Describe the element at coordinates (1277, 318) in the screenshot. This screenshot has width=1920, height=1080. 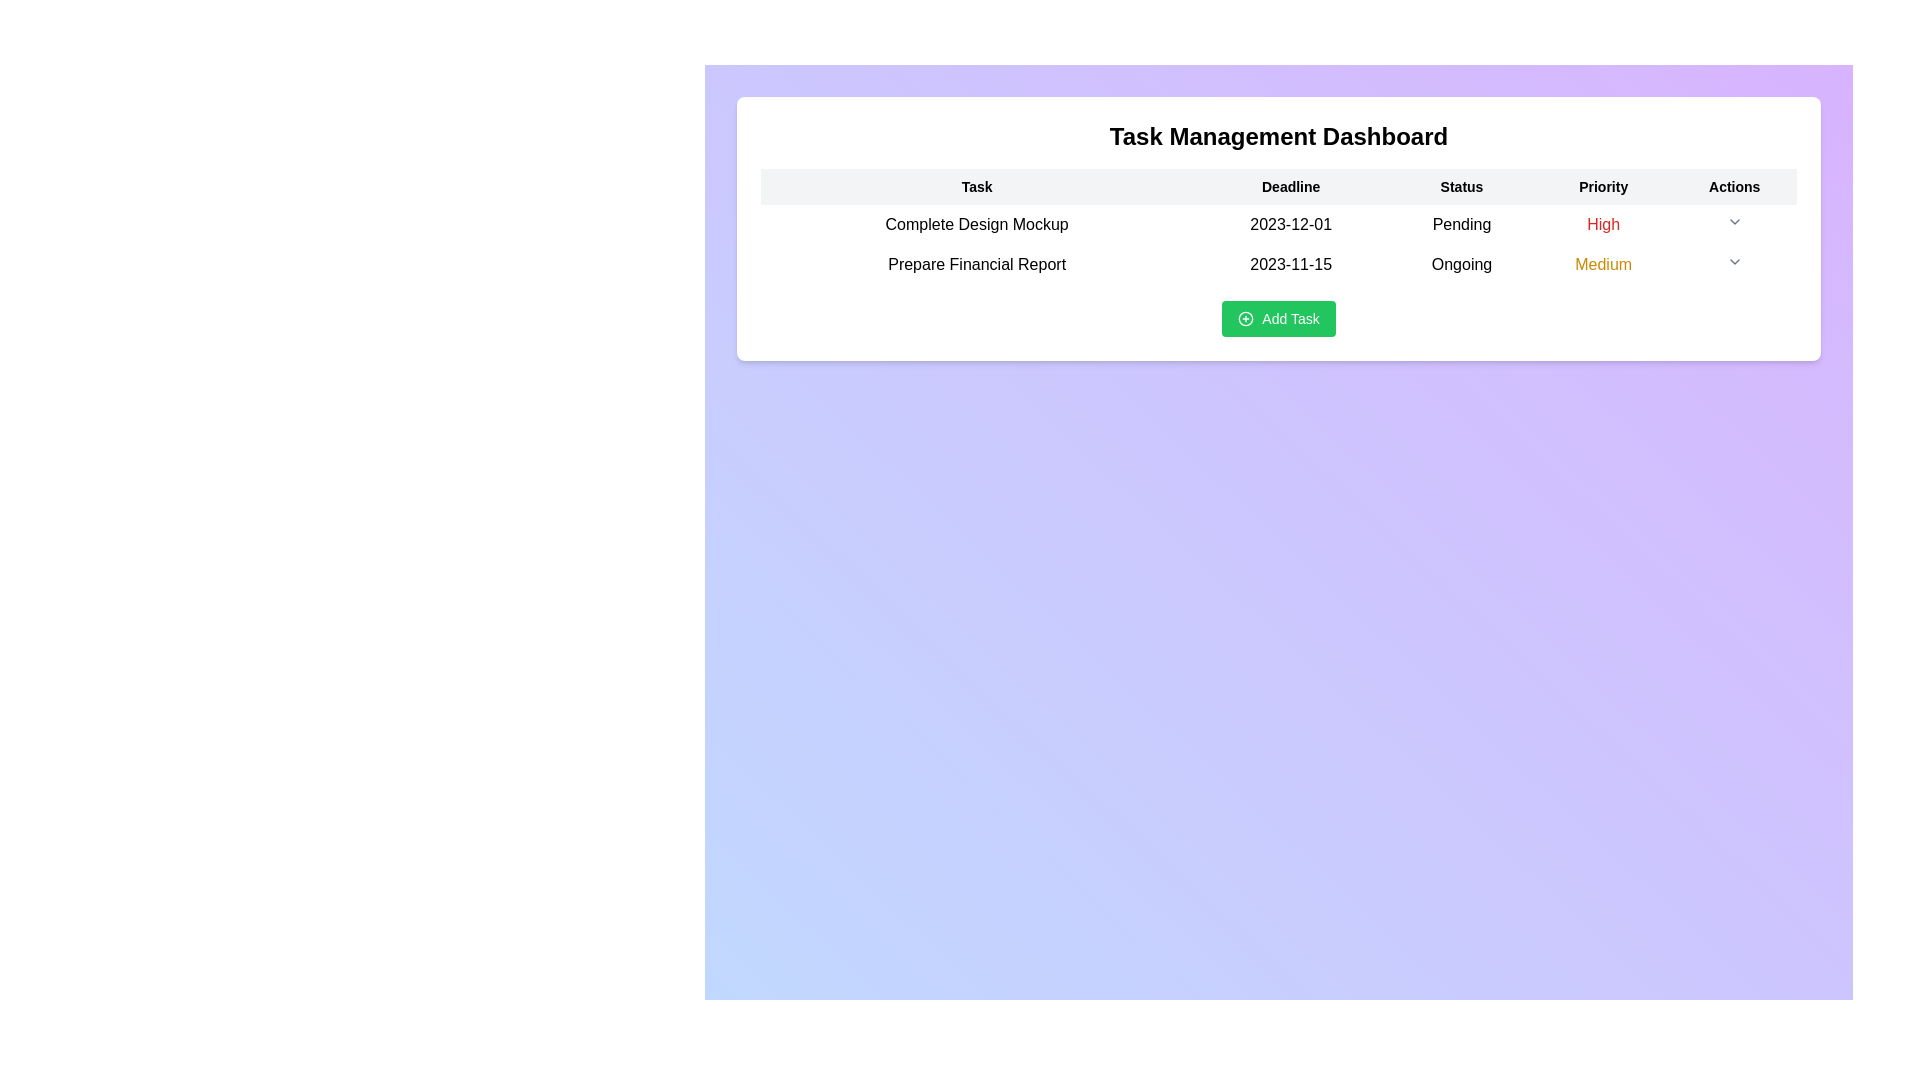
I see `the add task button located at the bottom of the task management list for keyboard interaction` at that location.